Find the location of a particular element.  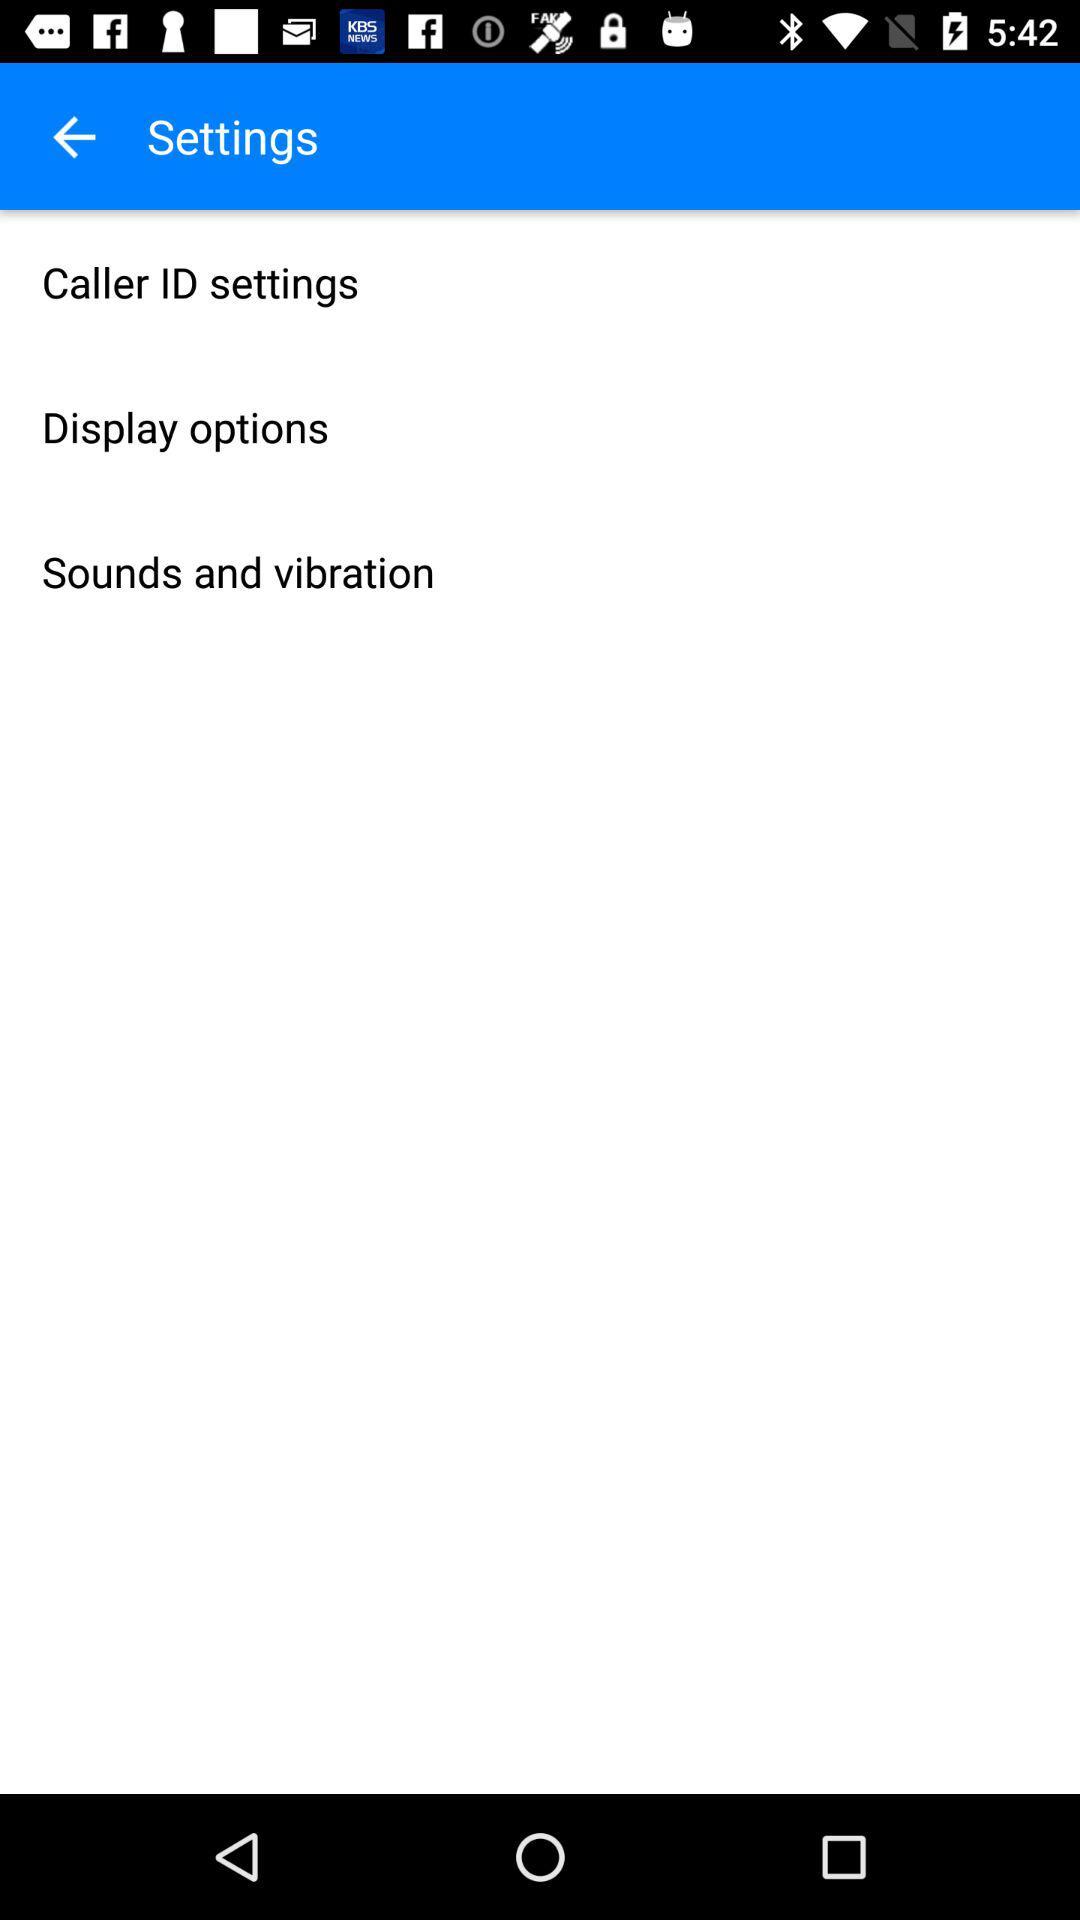

the icon above display options item is located at coordinates (540, 281).